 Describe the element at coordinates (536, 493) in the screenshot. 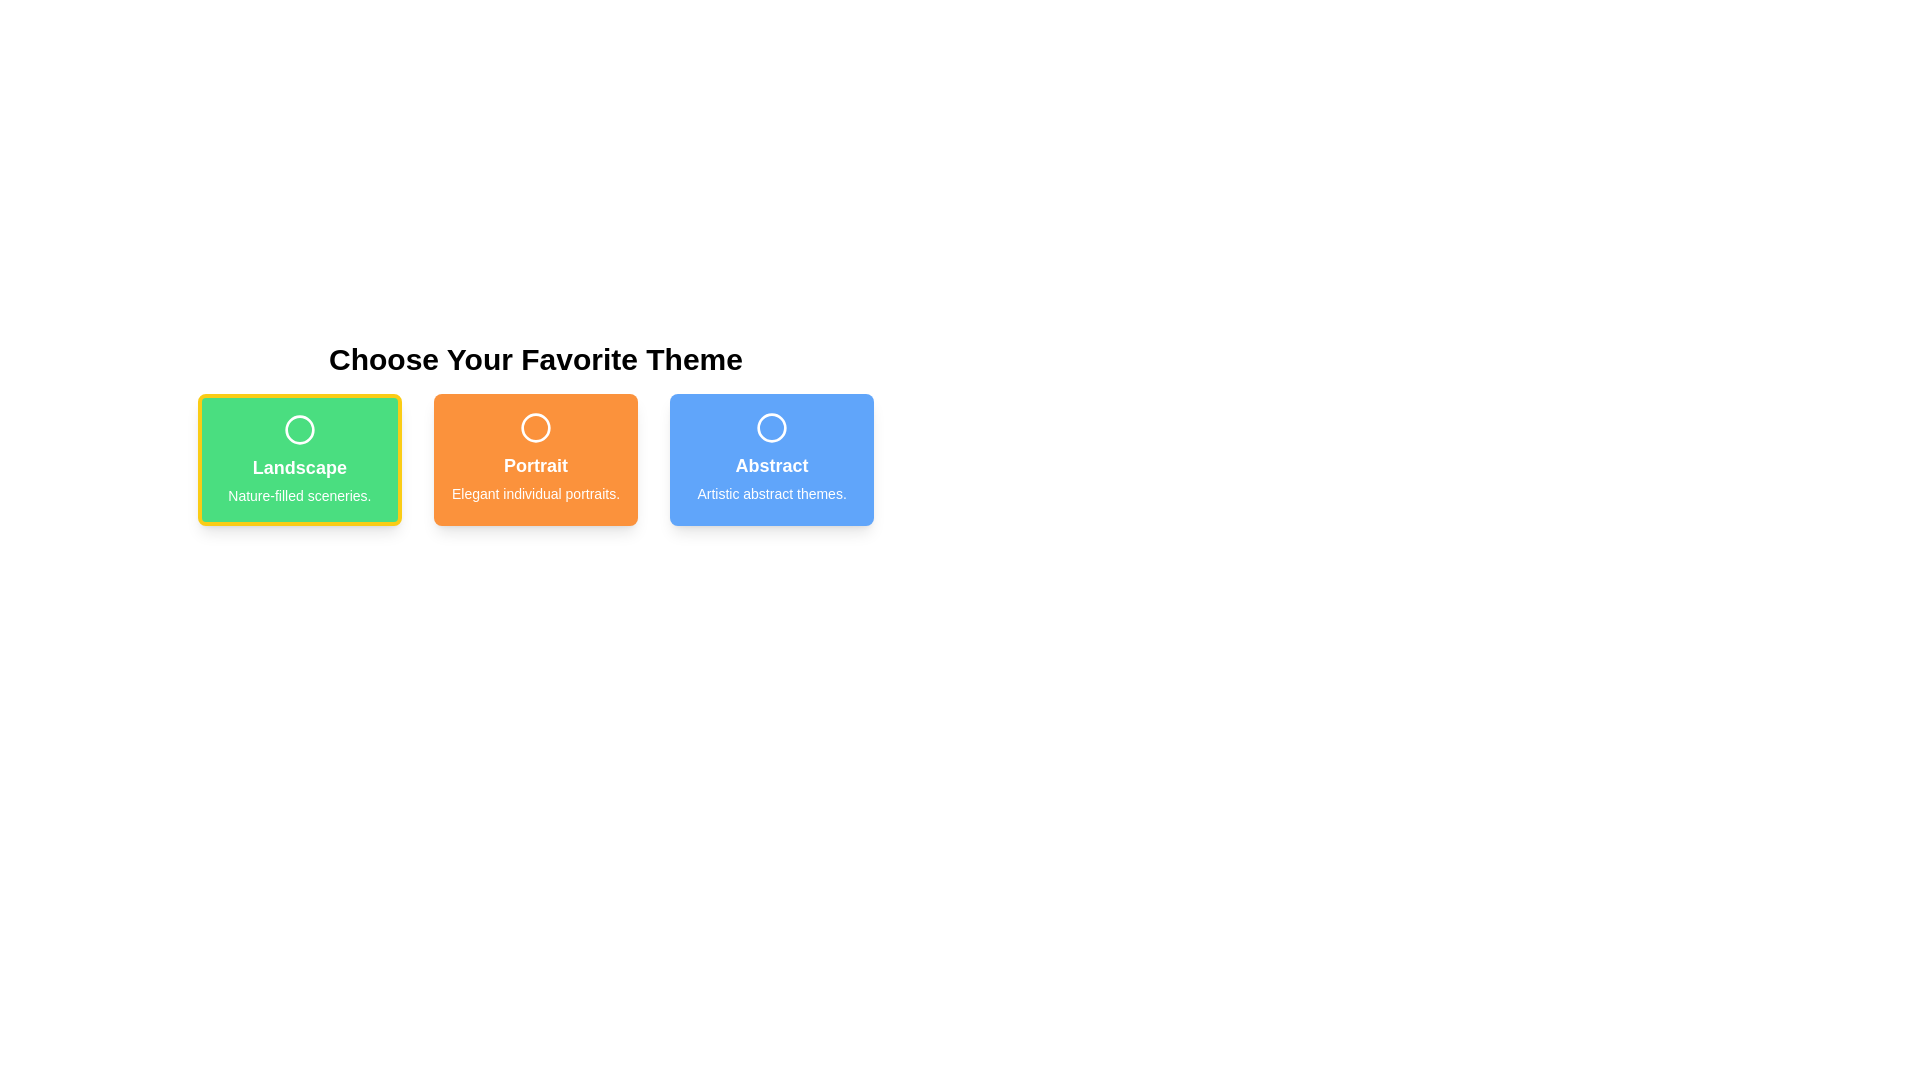

I see `the static descriptive text element that contains the text 'Elegant individual portraits.' which is located within an orange background at the bottom section of the center card labeled 'Portrait'` at that location.